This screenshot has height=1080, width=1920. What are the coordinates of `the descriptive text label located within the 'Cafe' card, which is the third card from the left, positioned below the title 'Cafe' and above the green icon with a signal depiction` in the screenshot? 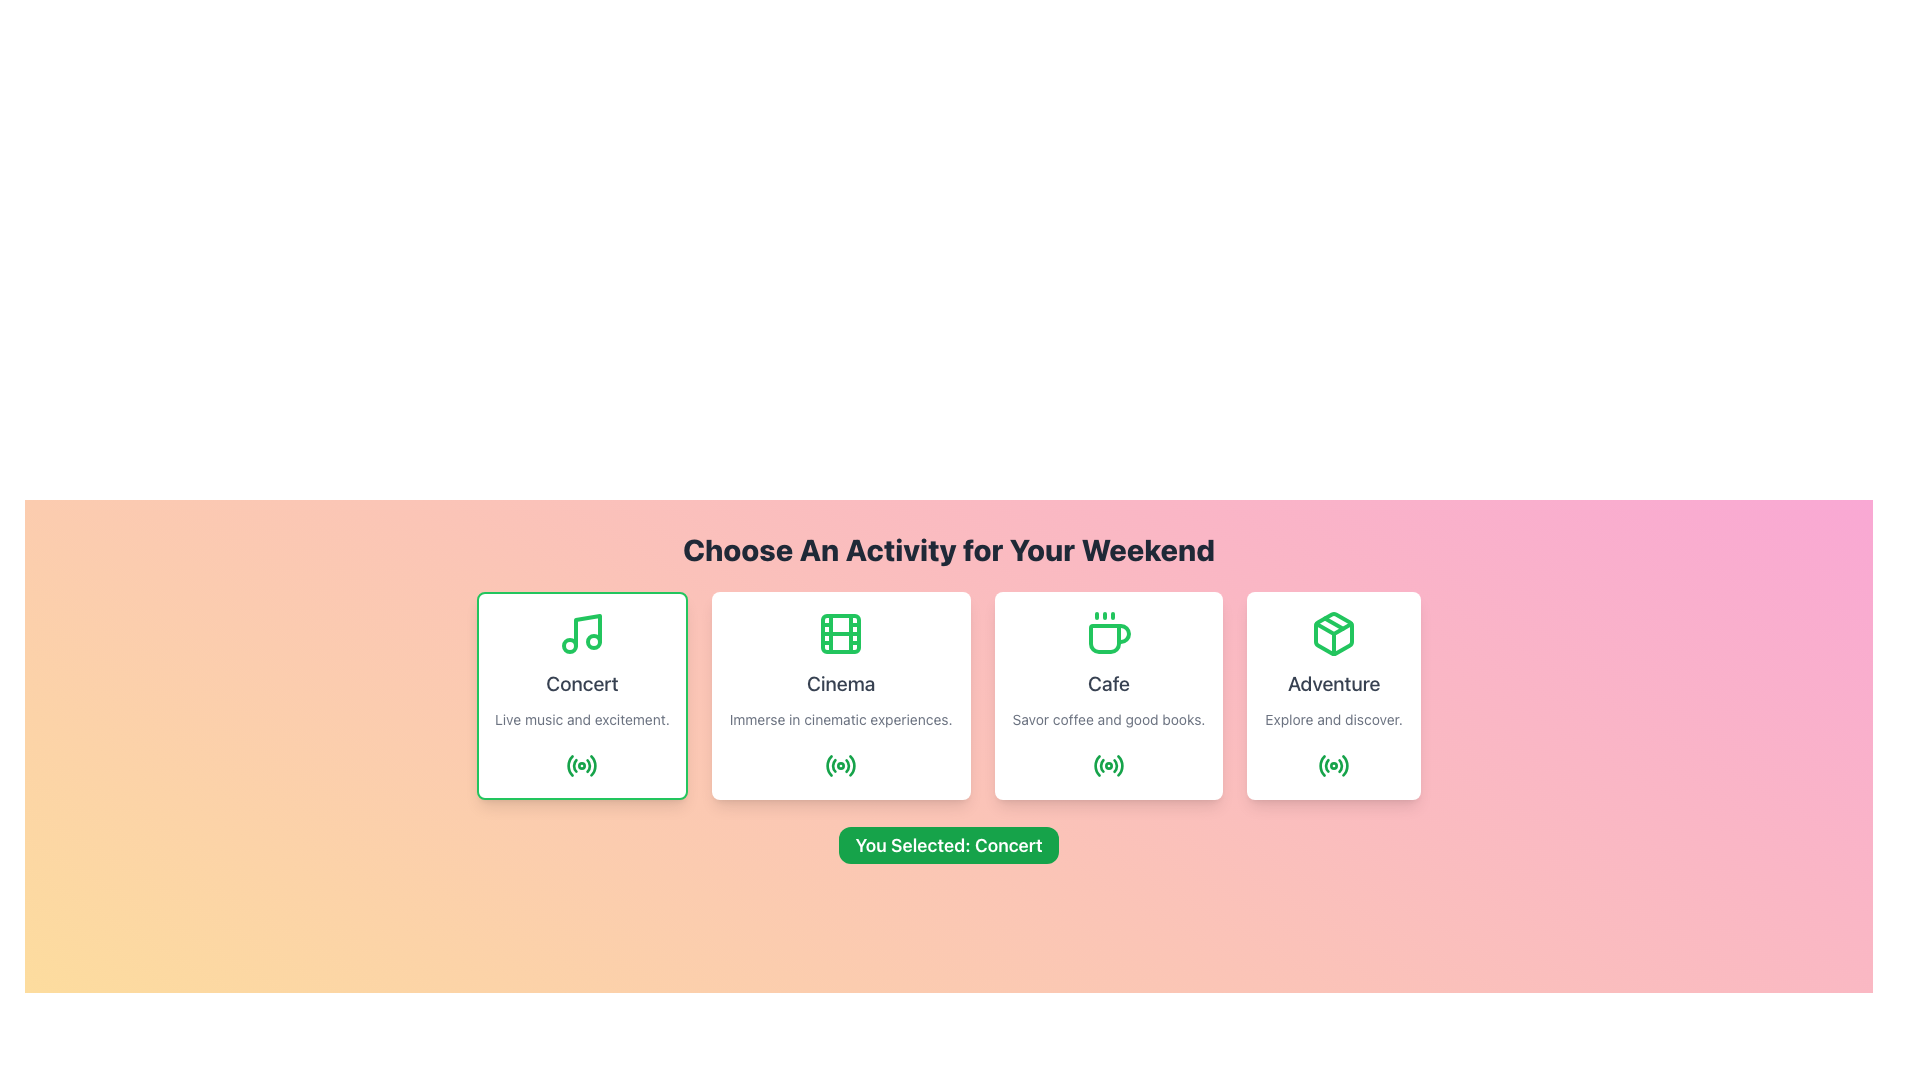 It's located at (1107, 720).